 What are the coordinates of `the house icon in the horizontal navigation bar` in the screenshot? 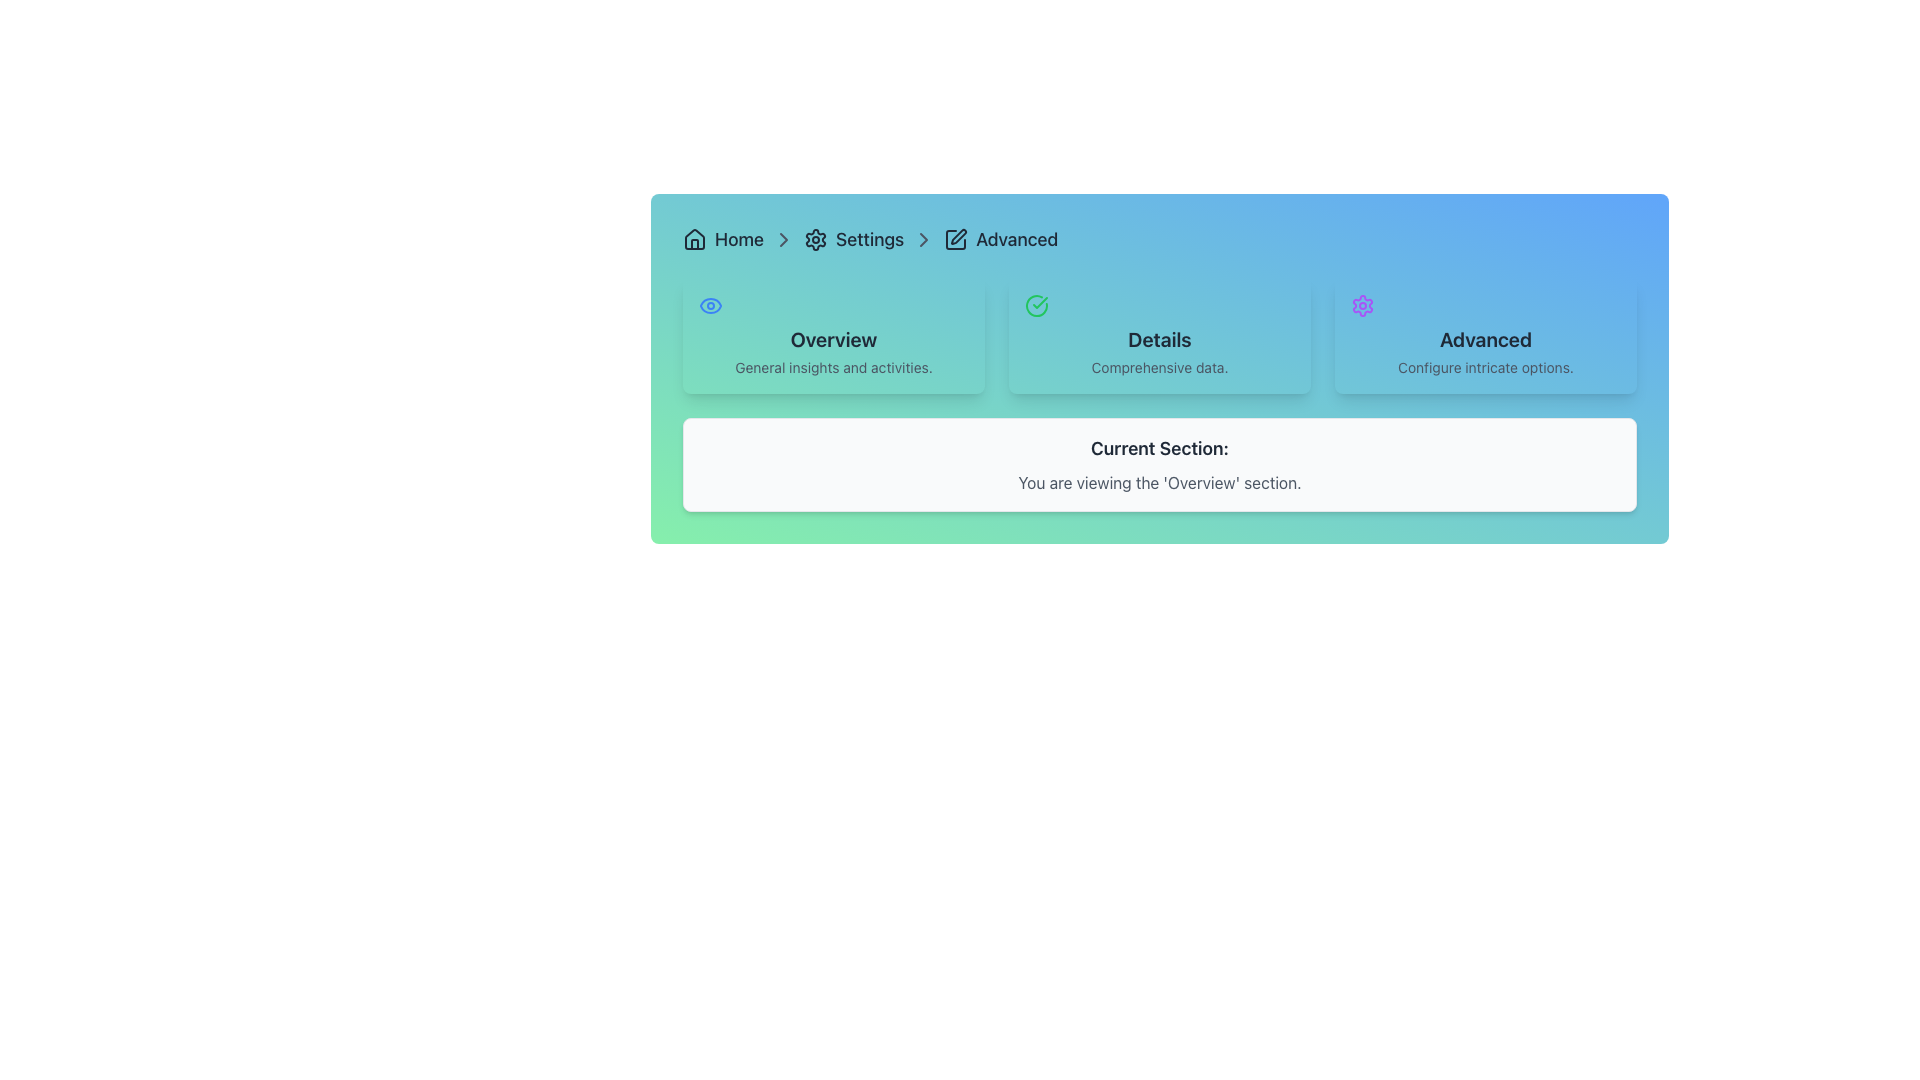 It's located at (695, 238).